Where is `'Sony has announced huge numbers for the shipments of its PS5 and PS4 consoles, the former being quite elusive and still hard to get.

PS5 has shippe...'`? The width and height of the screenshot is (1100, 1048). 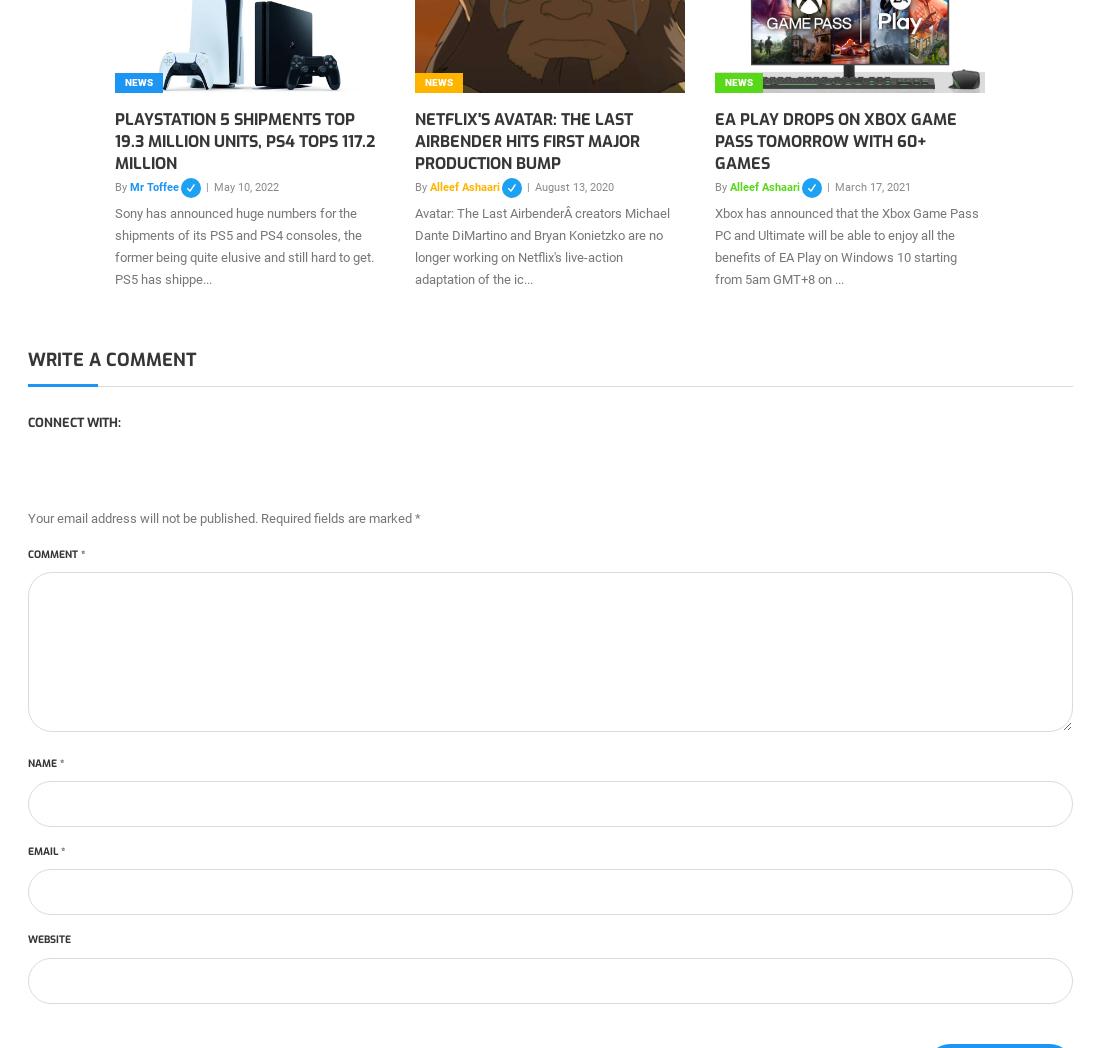 'Sony has announced huge numbers for the shipments of its PS5 and PS4 consoles, the former being quite elusive and still hard to get.

PS5 has shippe...' is located at coordinates (114, 246).